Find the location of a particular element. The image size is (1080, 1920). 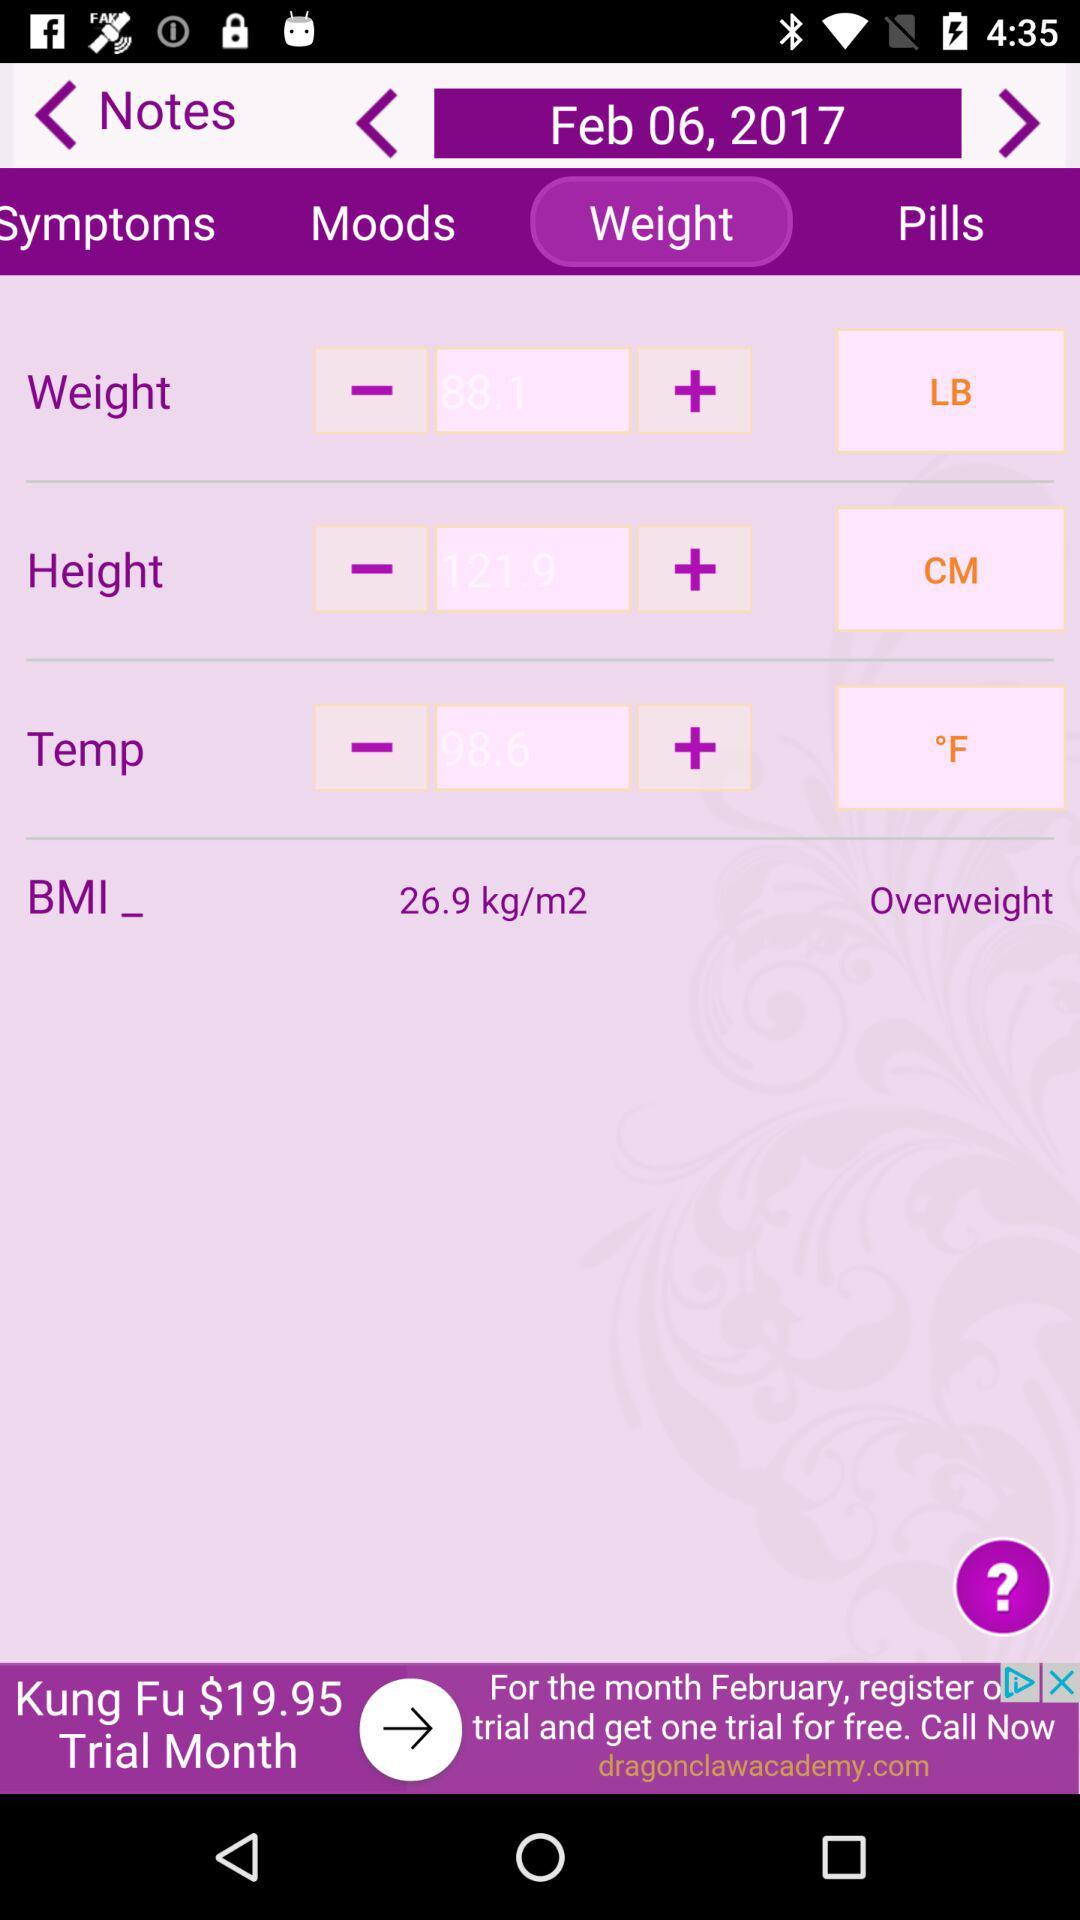

decrease weight informed is located at coordinates (371, 390).